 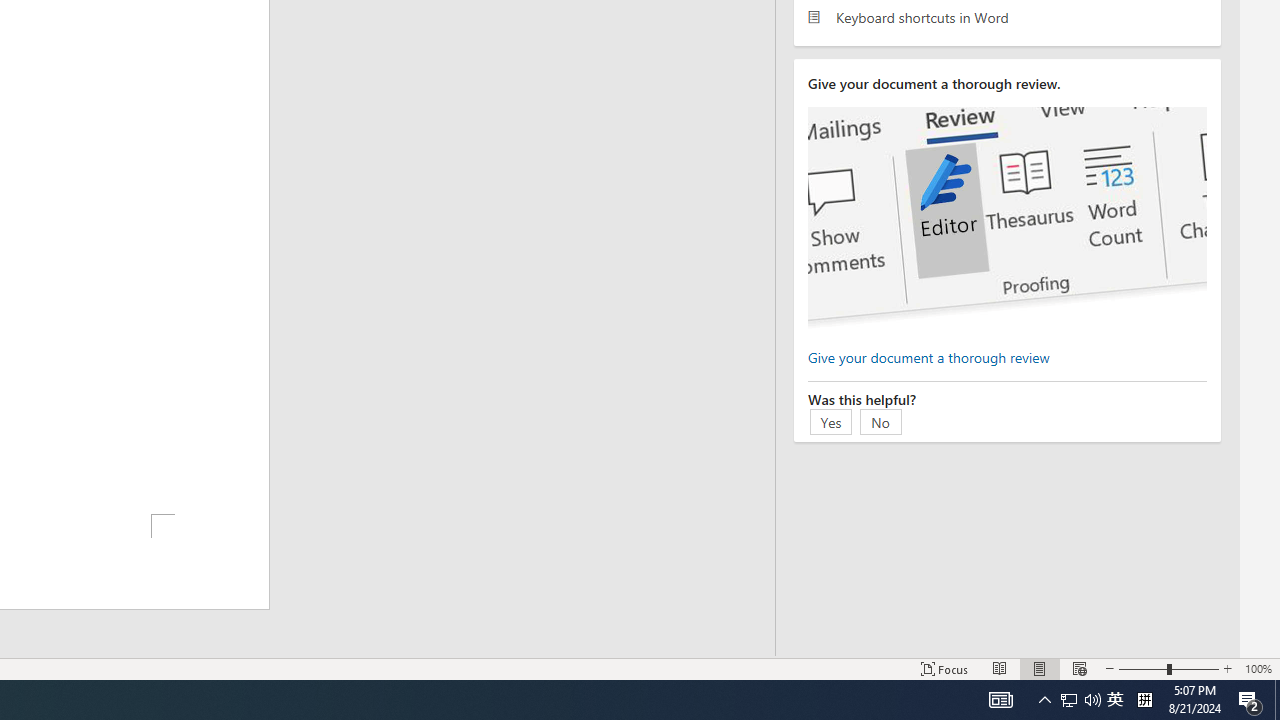 What do you see at coordinates (1007, 218) in the screenshot?
I see `'editor ui screenshot'` at bounding box center [1007, 218].